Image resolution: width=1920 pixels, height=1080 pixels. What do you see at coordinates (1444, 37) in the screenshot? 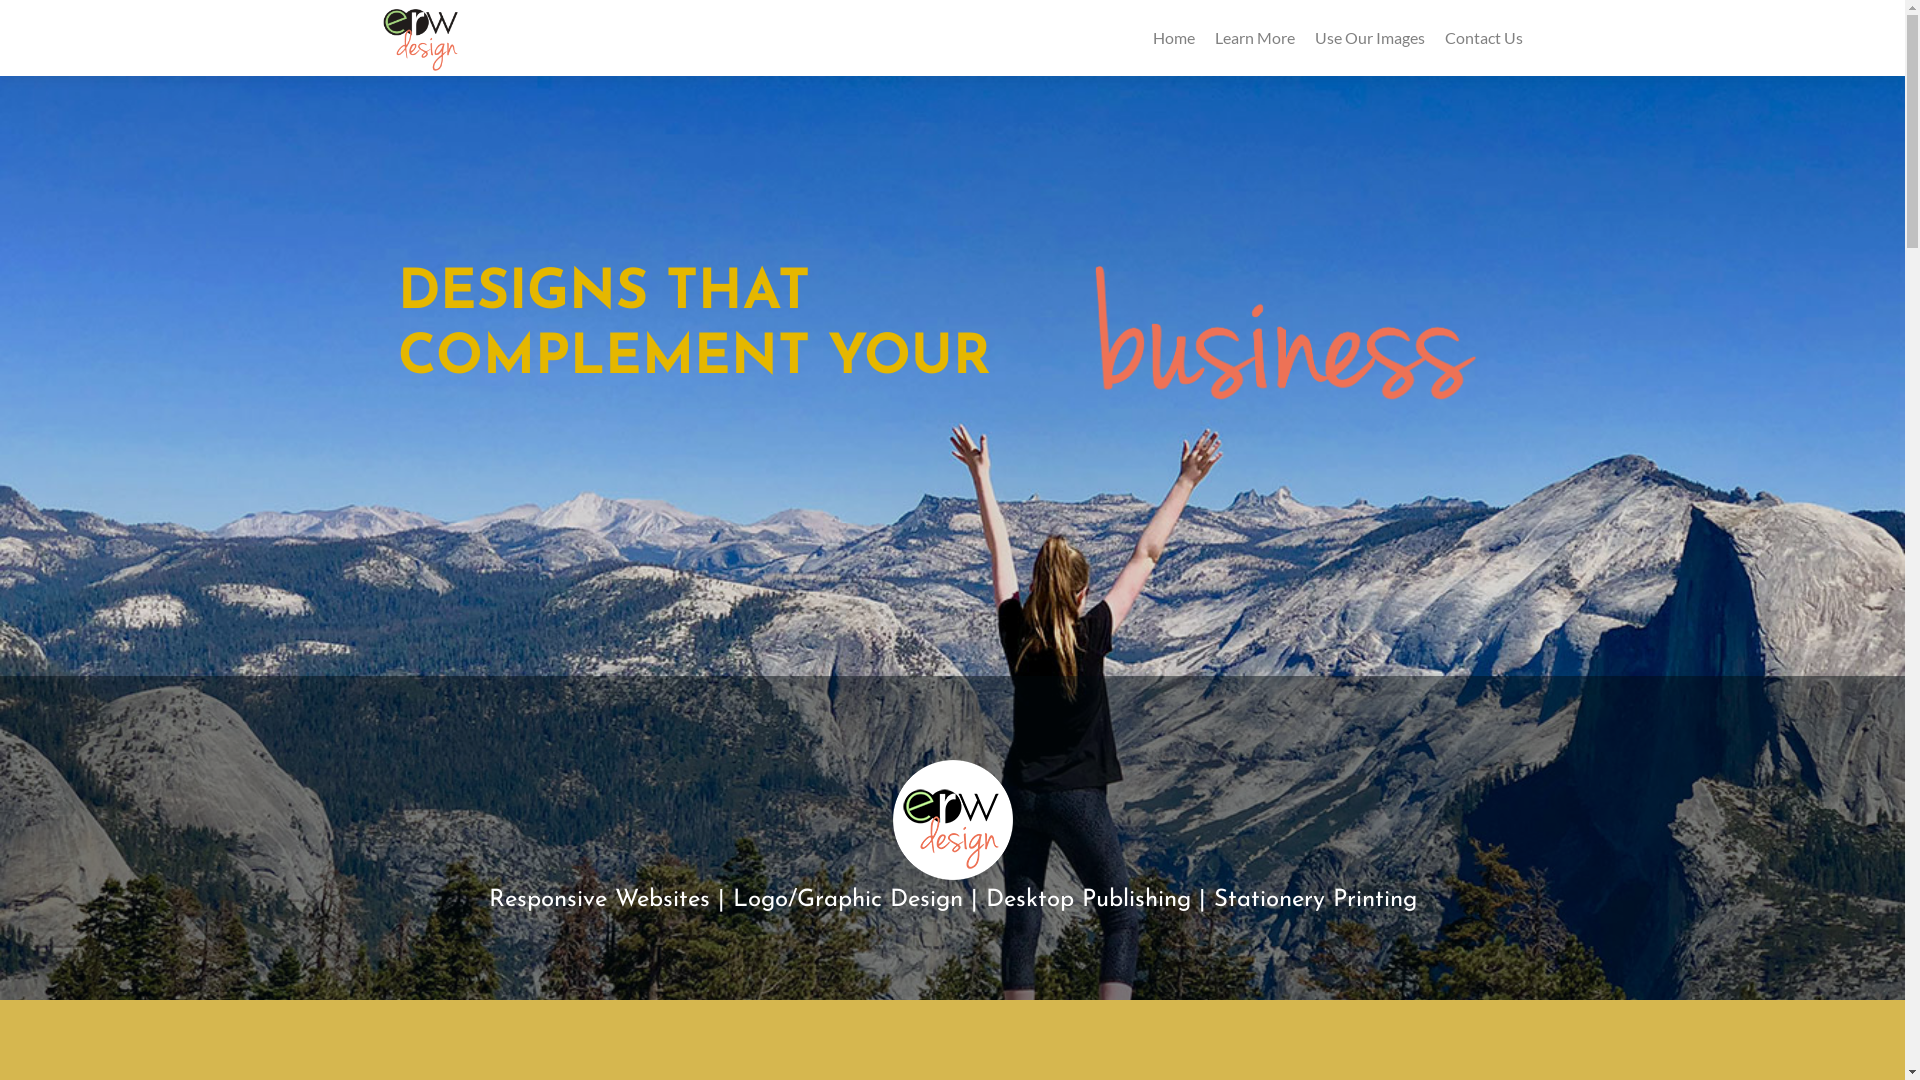
I see `'Contact Us'` at bounding box center [1444, 37].